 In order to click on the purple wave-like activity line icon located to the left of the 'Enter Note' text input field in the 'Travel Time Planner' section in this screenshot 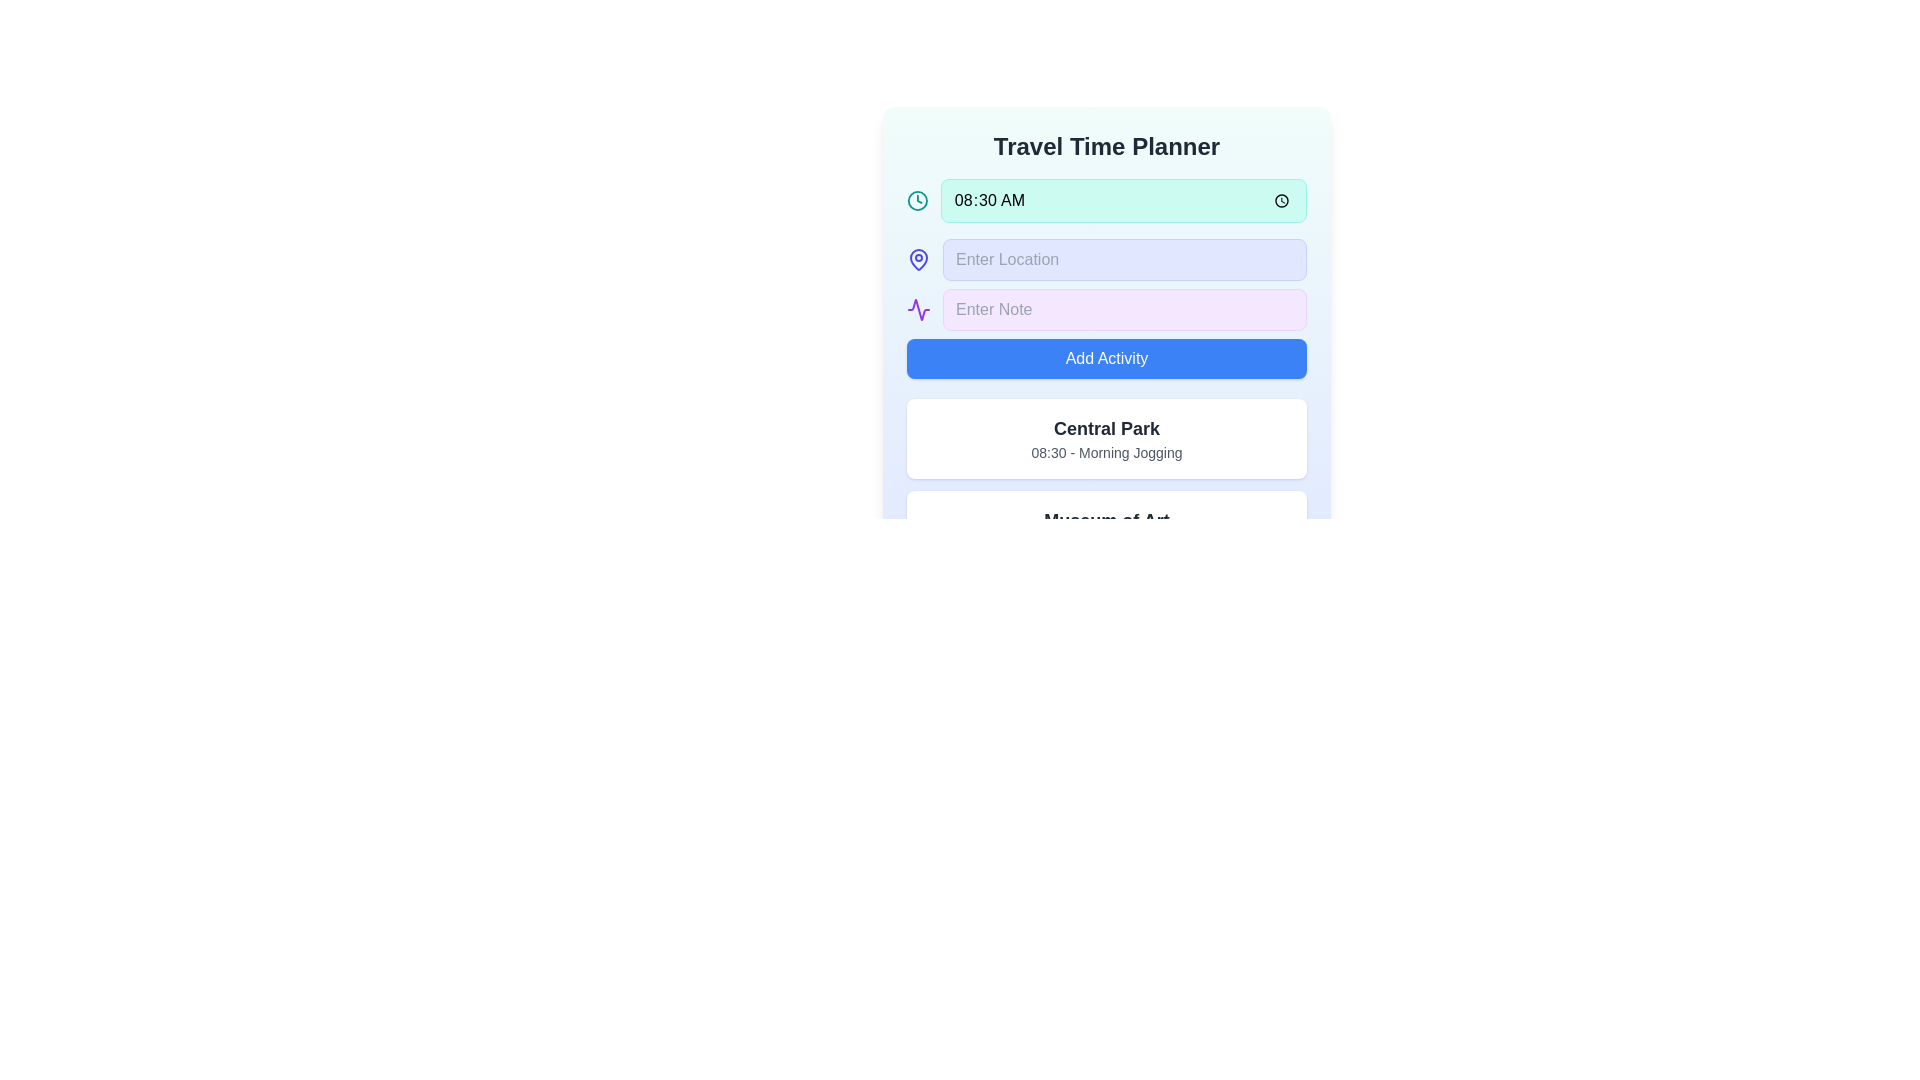, I will do `click(917, 309)`.